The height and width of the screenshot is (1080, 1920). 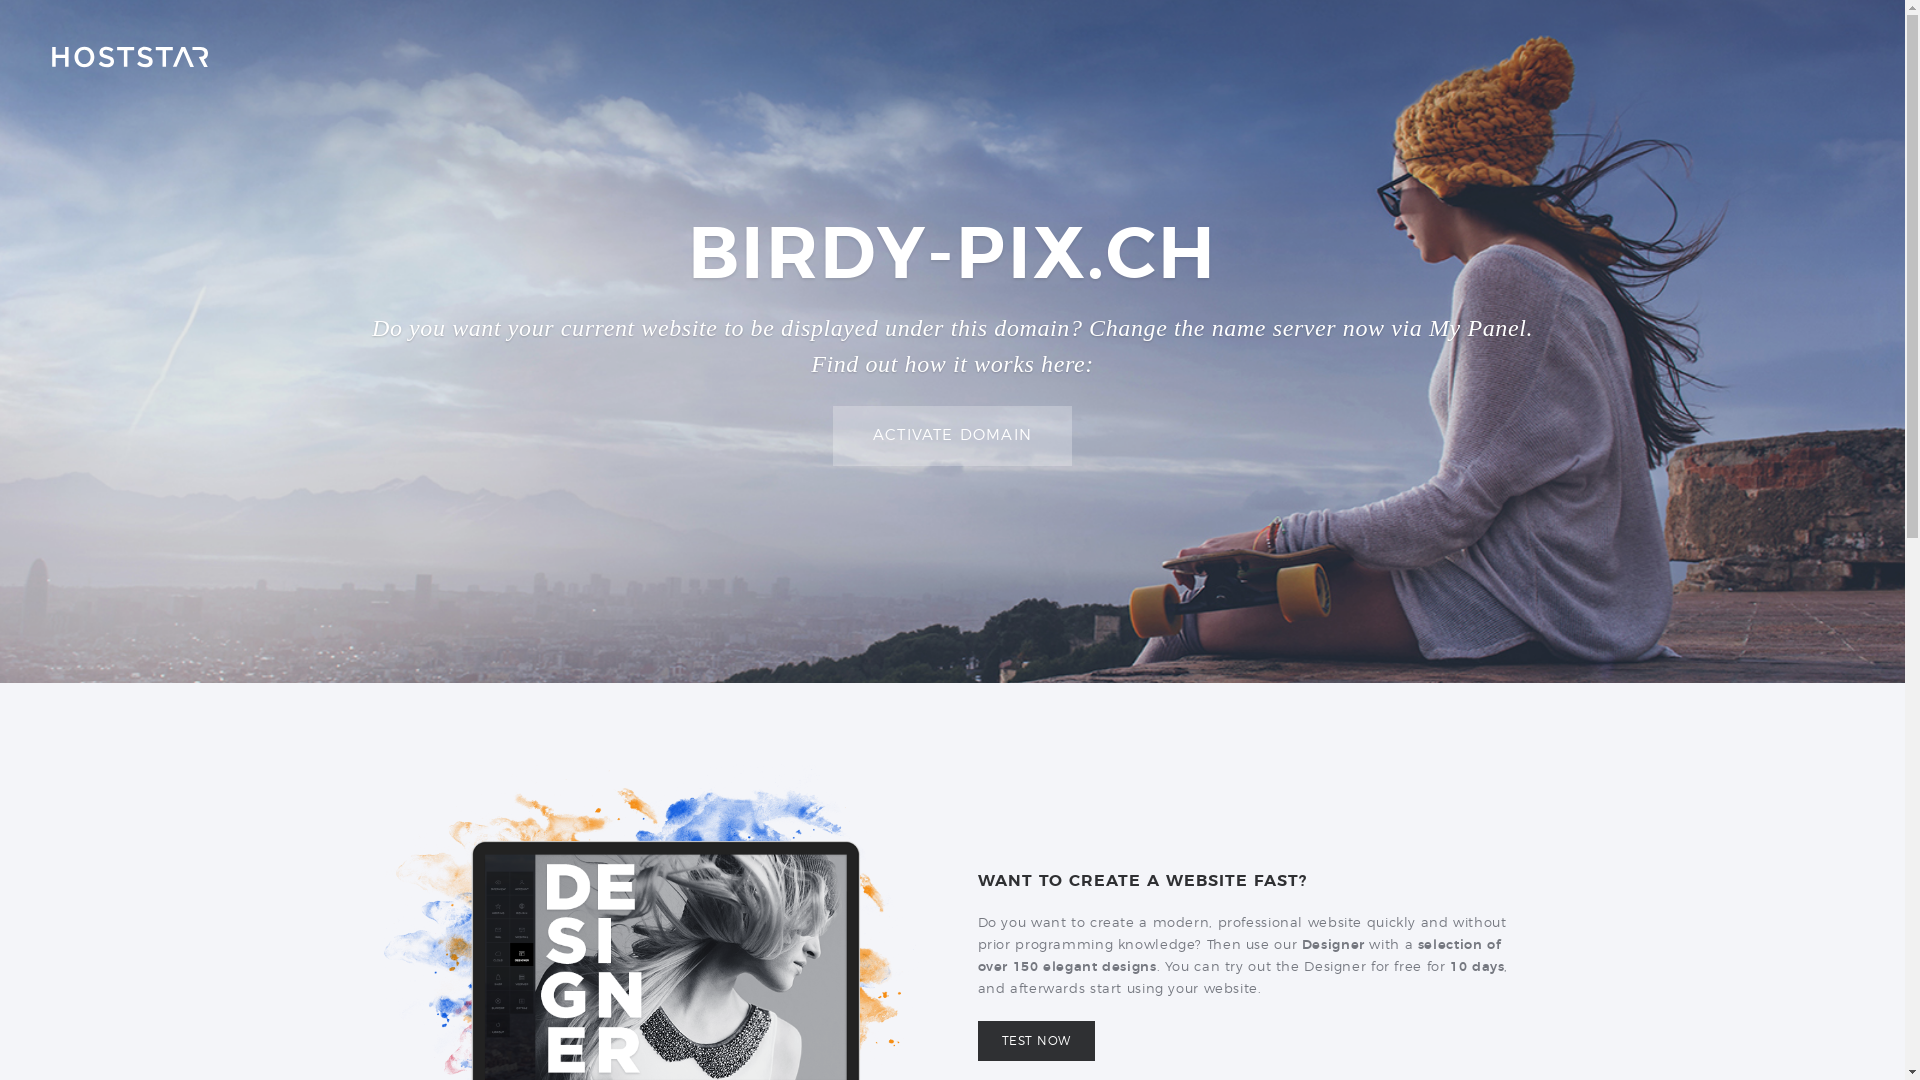 What do you see at coordinates (951, 435) in the screenshot?
I see `'ACTIVATE DOMAIN'` at bounding box center [951, 435].